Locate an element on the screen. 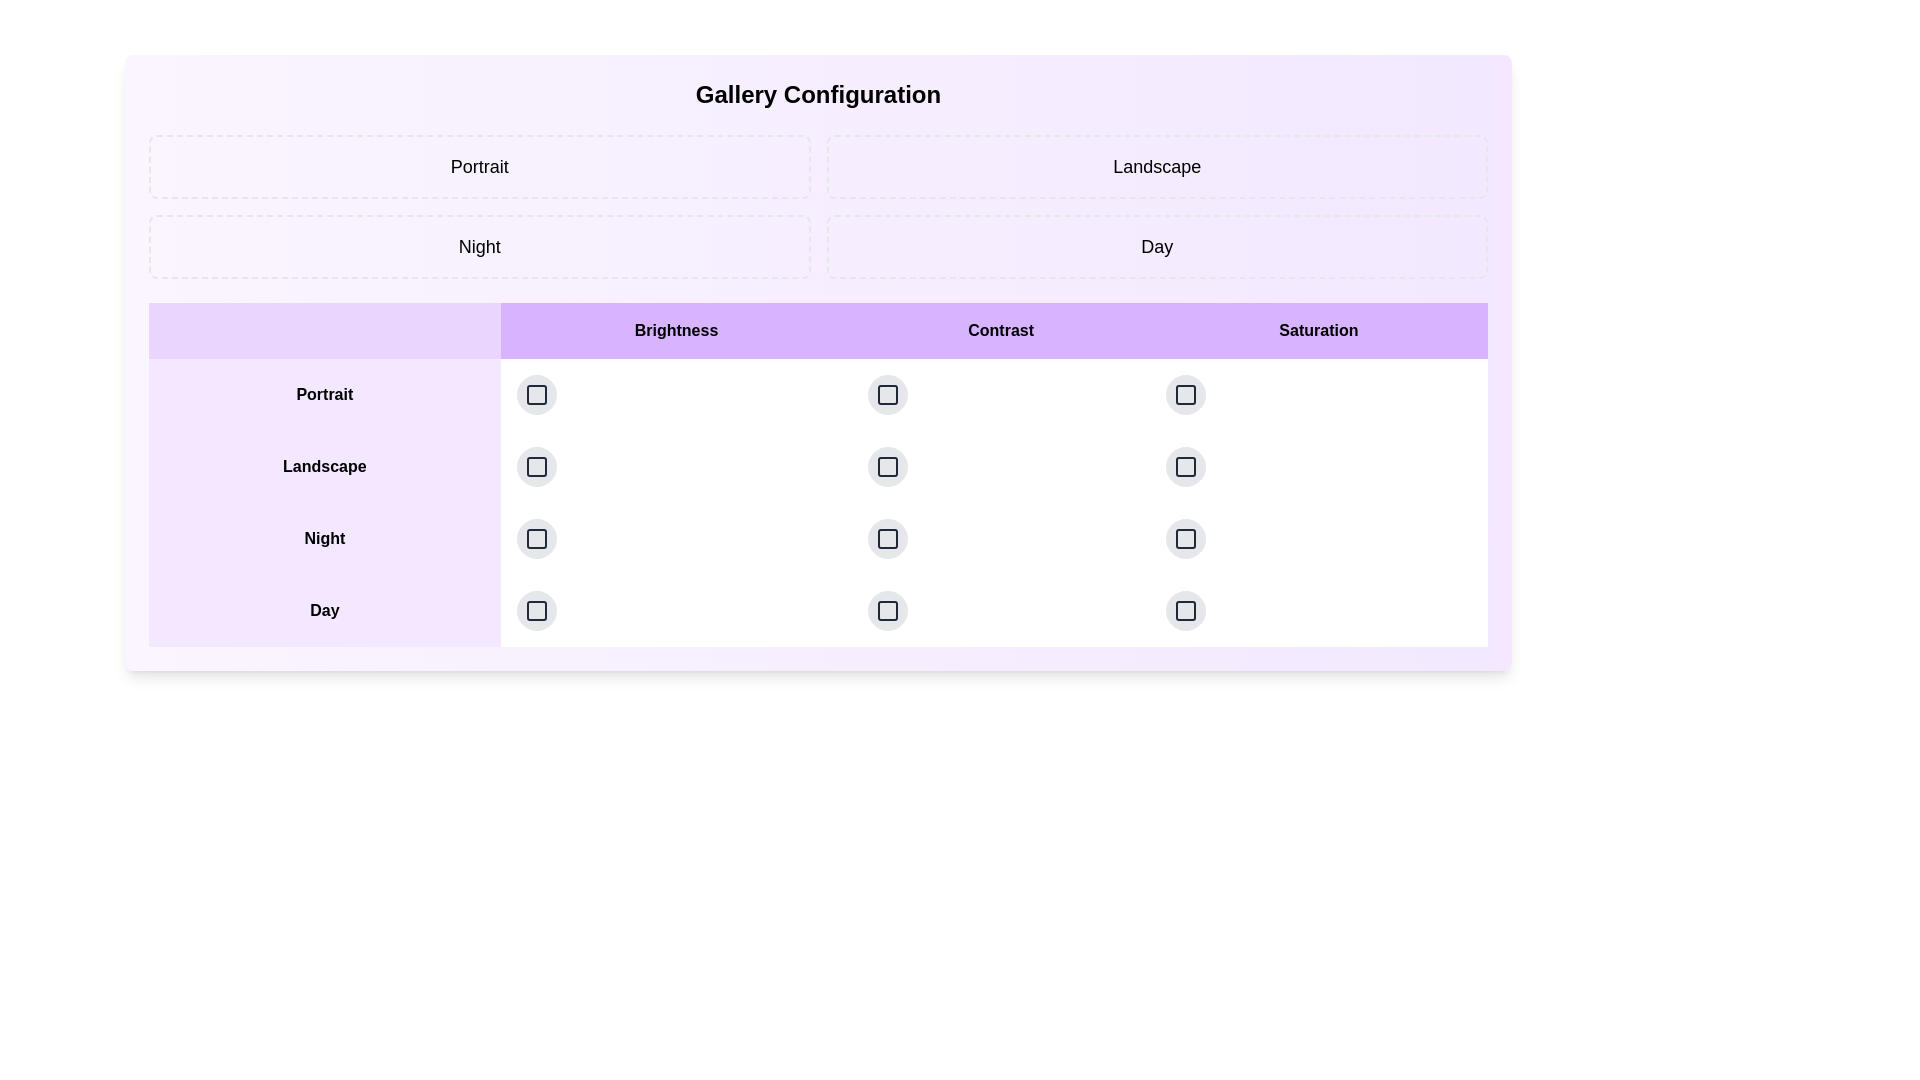 Image resolution: width=1920 pixels, height=1080 pixels. the 'Day' text label, which is located in the fourth box on the right side, below the 'Gallery Configuration' heading is located at coordinates (1157, 245).